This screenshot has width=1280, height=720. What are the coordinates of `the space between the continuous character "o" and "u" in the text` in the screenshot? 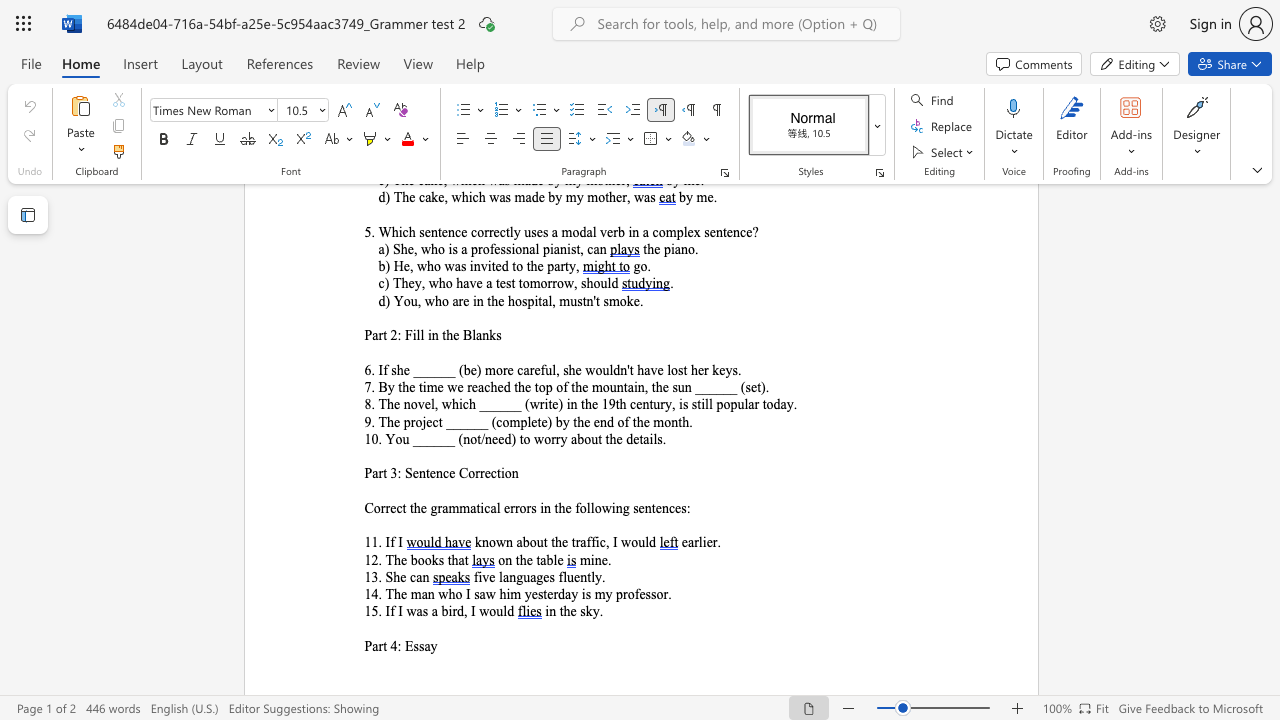 It's located at (496, 610).